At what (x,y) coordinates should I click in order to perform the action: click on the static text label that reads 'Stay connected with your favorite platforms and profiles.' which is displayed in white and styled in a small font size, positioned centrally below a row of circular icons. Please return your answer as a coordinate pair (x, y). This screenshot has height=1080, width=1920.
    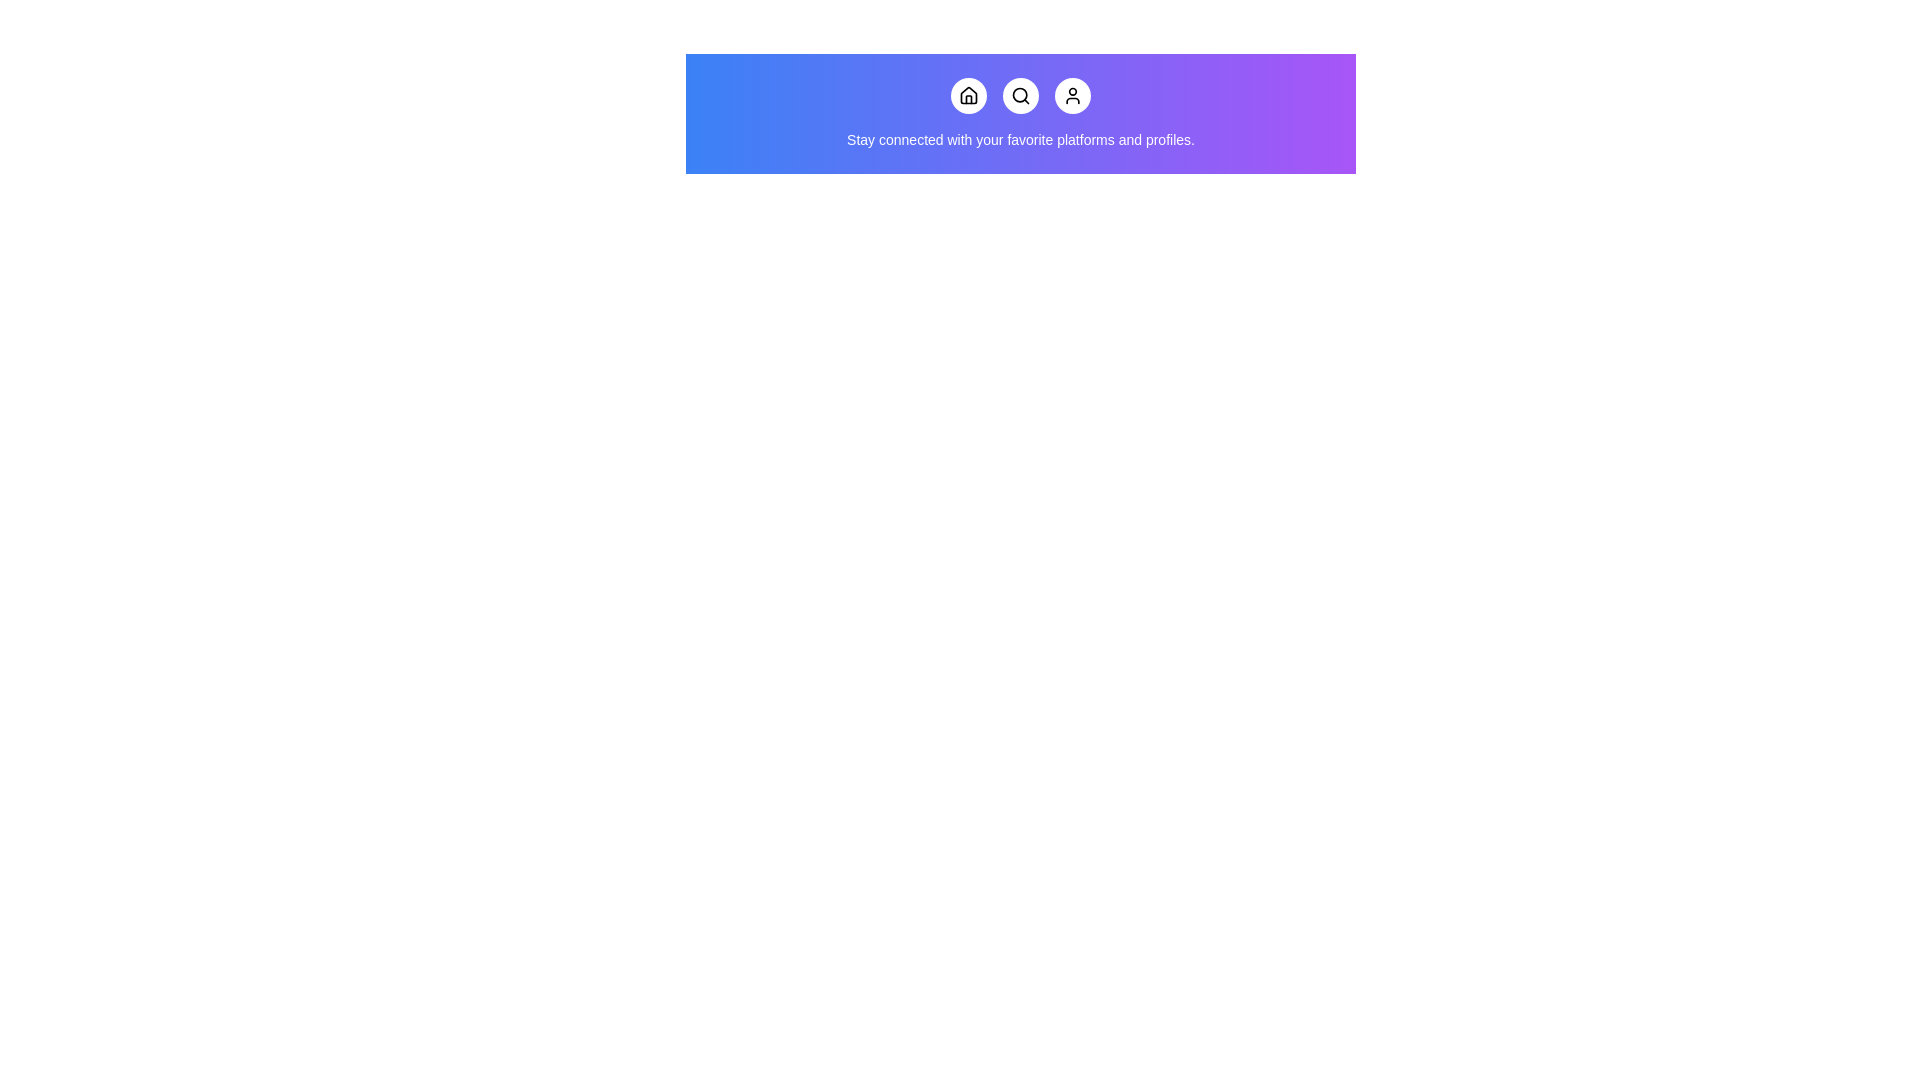
    Looking at the image, I should click on (1021, 138).